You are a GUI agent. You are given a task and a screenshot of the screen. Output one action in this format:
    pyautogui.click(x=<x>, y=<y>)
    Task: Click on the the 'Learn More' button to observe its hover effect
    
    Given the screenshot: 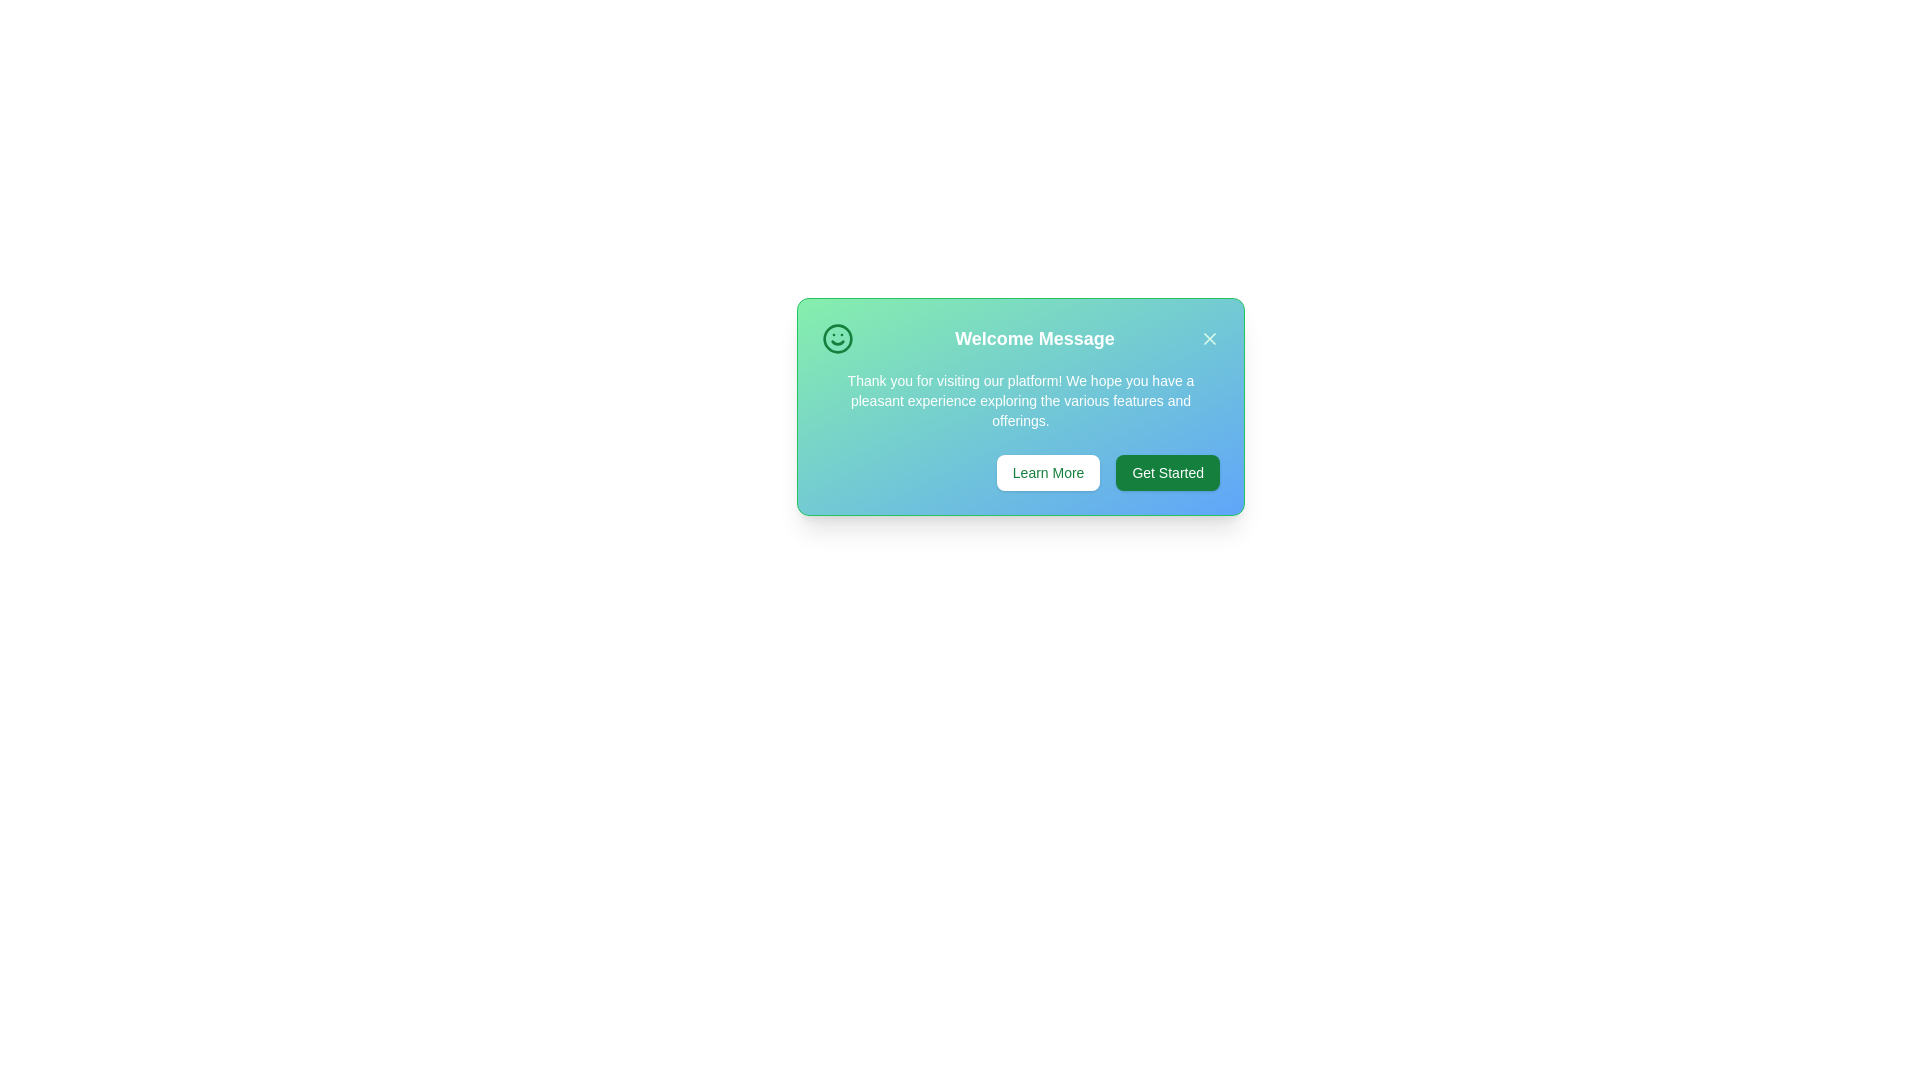 What is the action you would take?
    pyautogui.click(x=1047, y=473)
    